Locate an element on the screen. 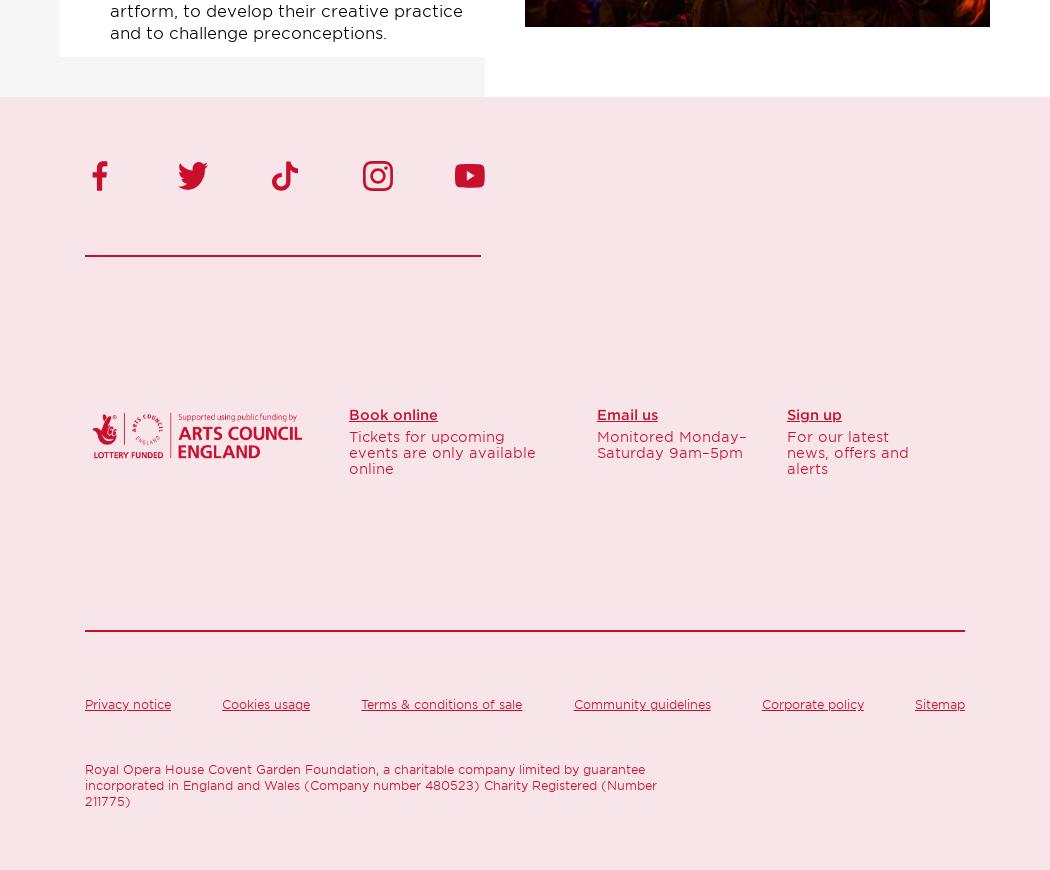 This screenshot has width=1050, height=870. 'Royal Opera House Covent Garden Foundation, a charitable company limited by guarantee incorporated in England and Wales (Company number 480523) Charity Registered (Number 211775)' is located at coordinates (369, 785).